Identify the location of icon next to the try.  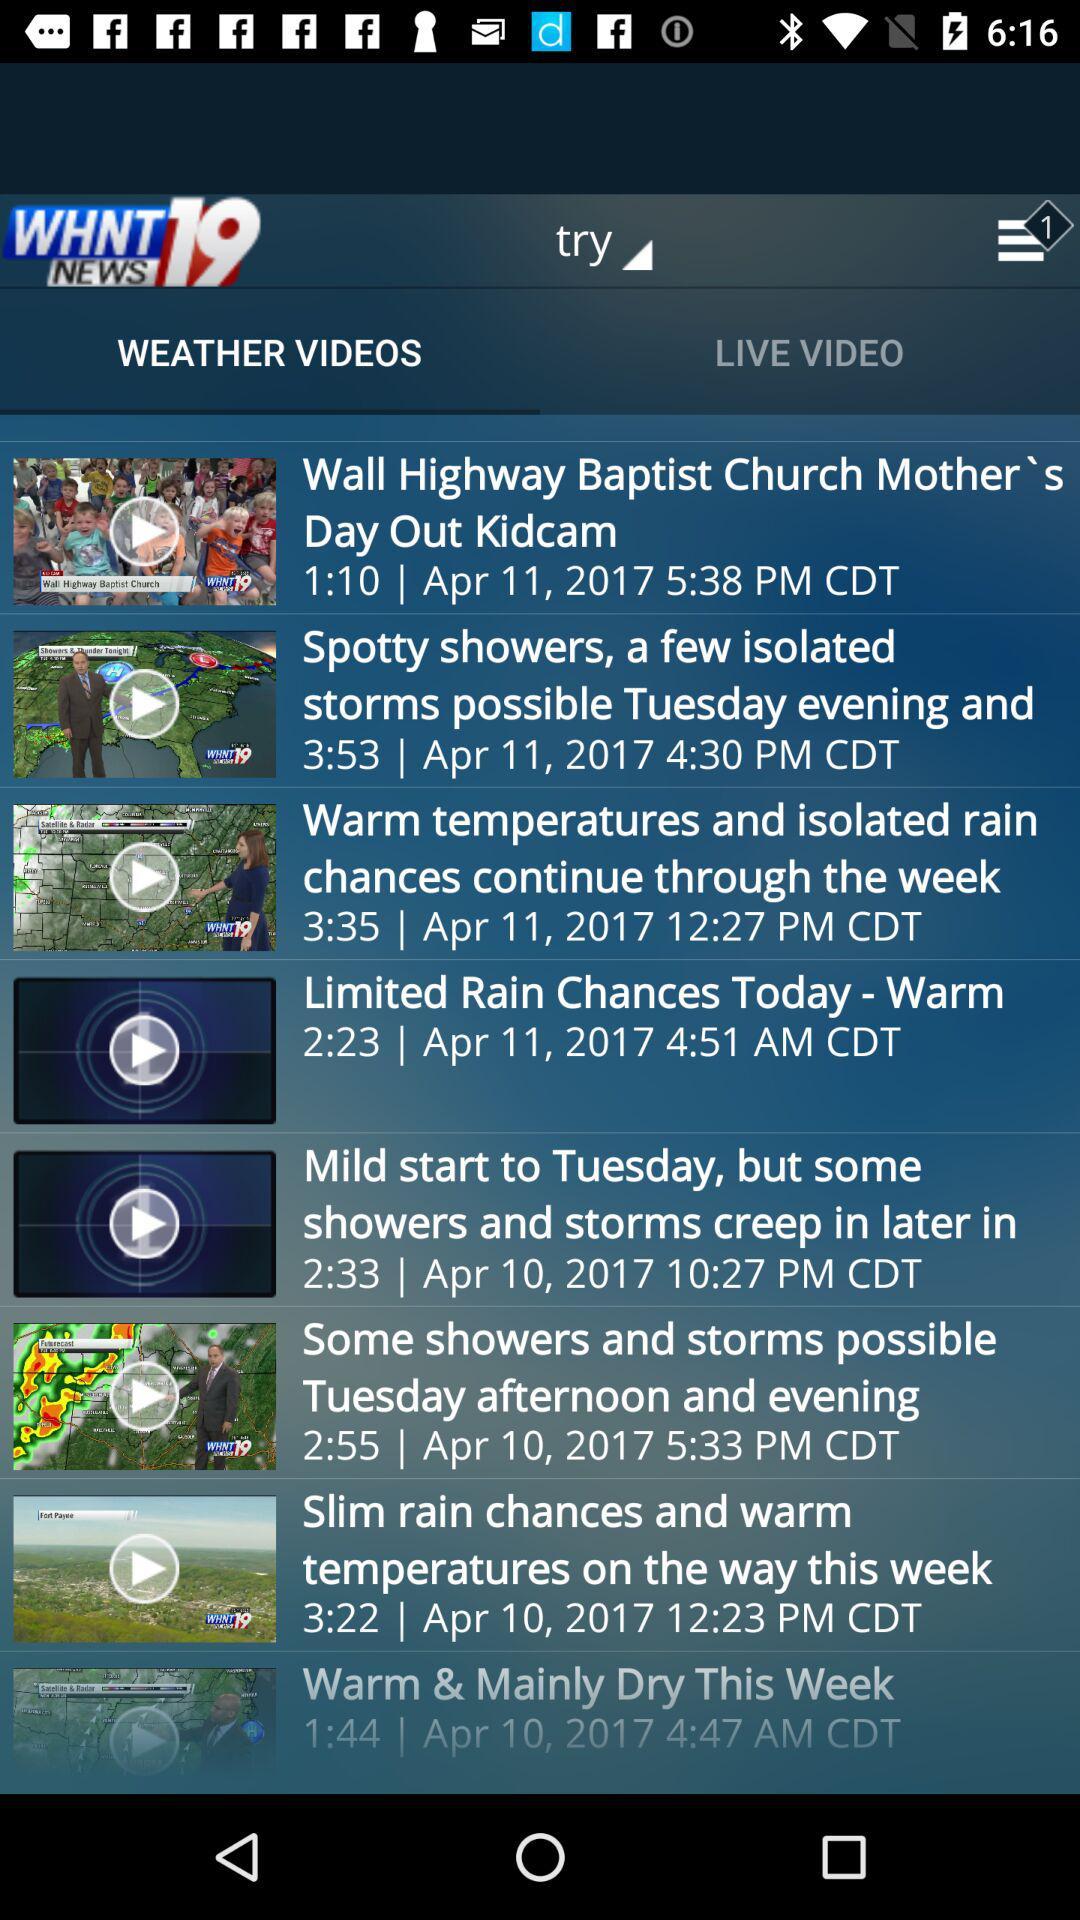
(131, 240).